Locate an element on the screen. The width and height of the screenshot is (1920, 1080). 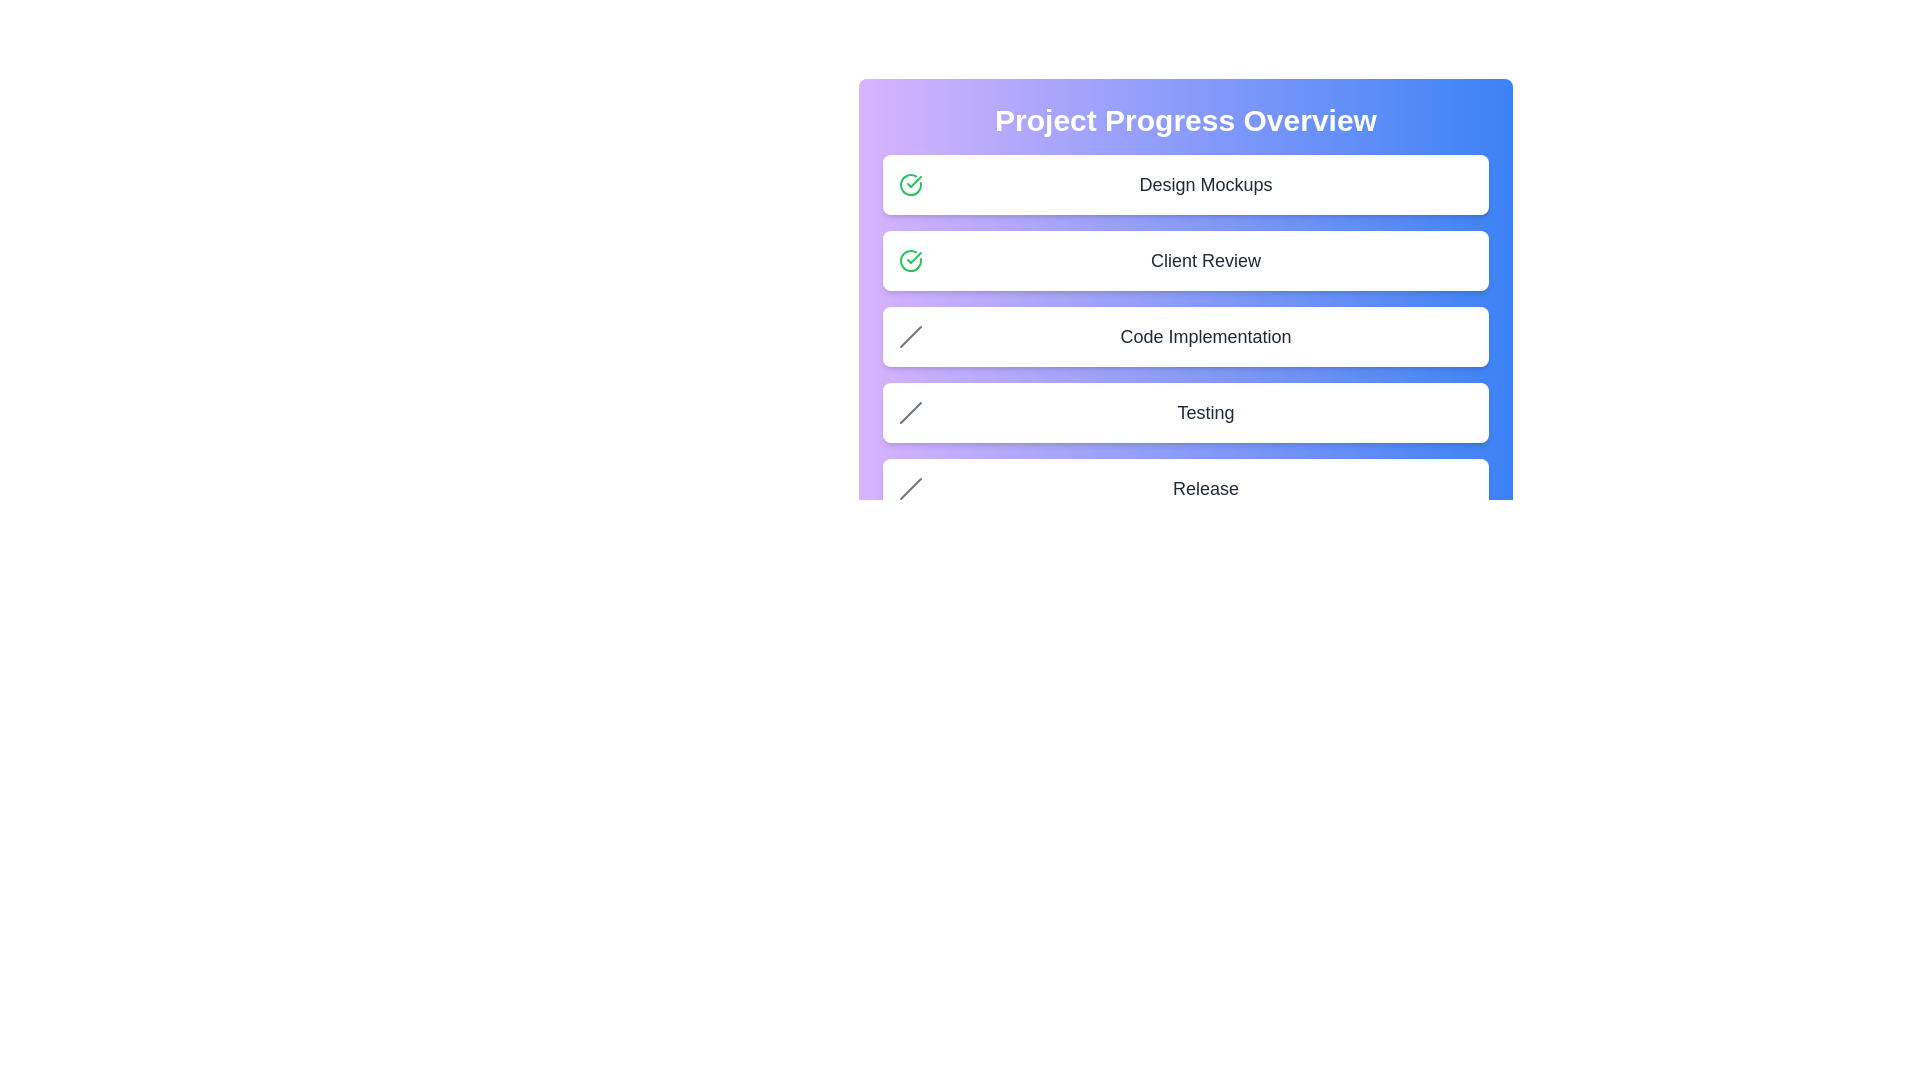
the first card in the vertical list that represents the task 'Design Mockups' is located at coordinates (1185, 185).